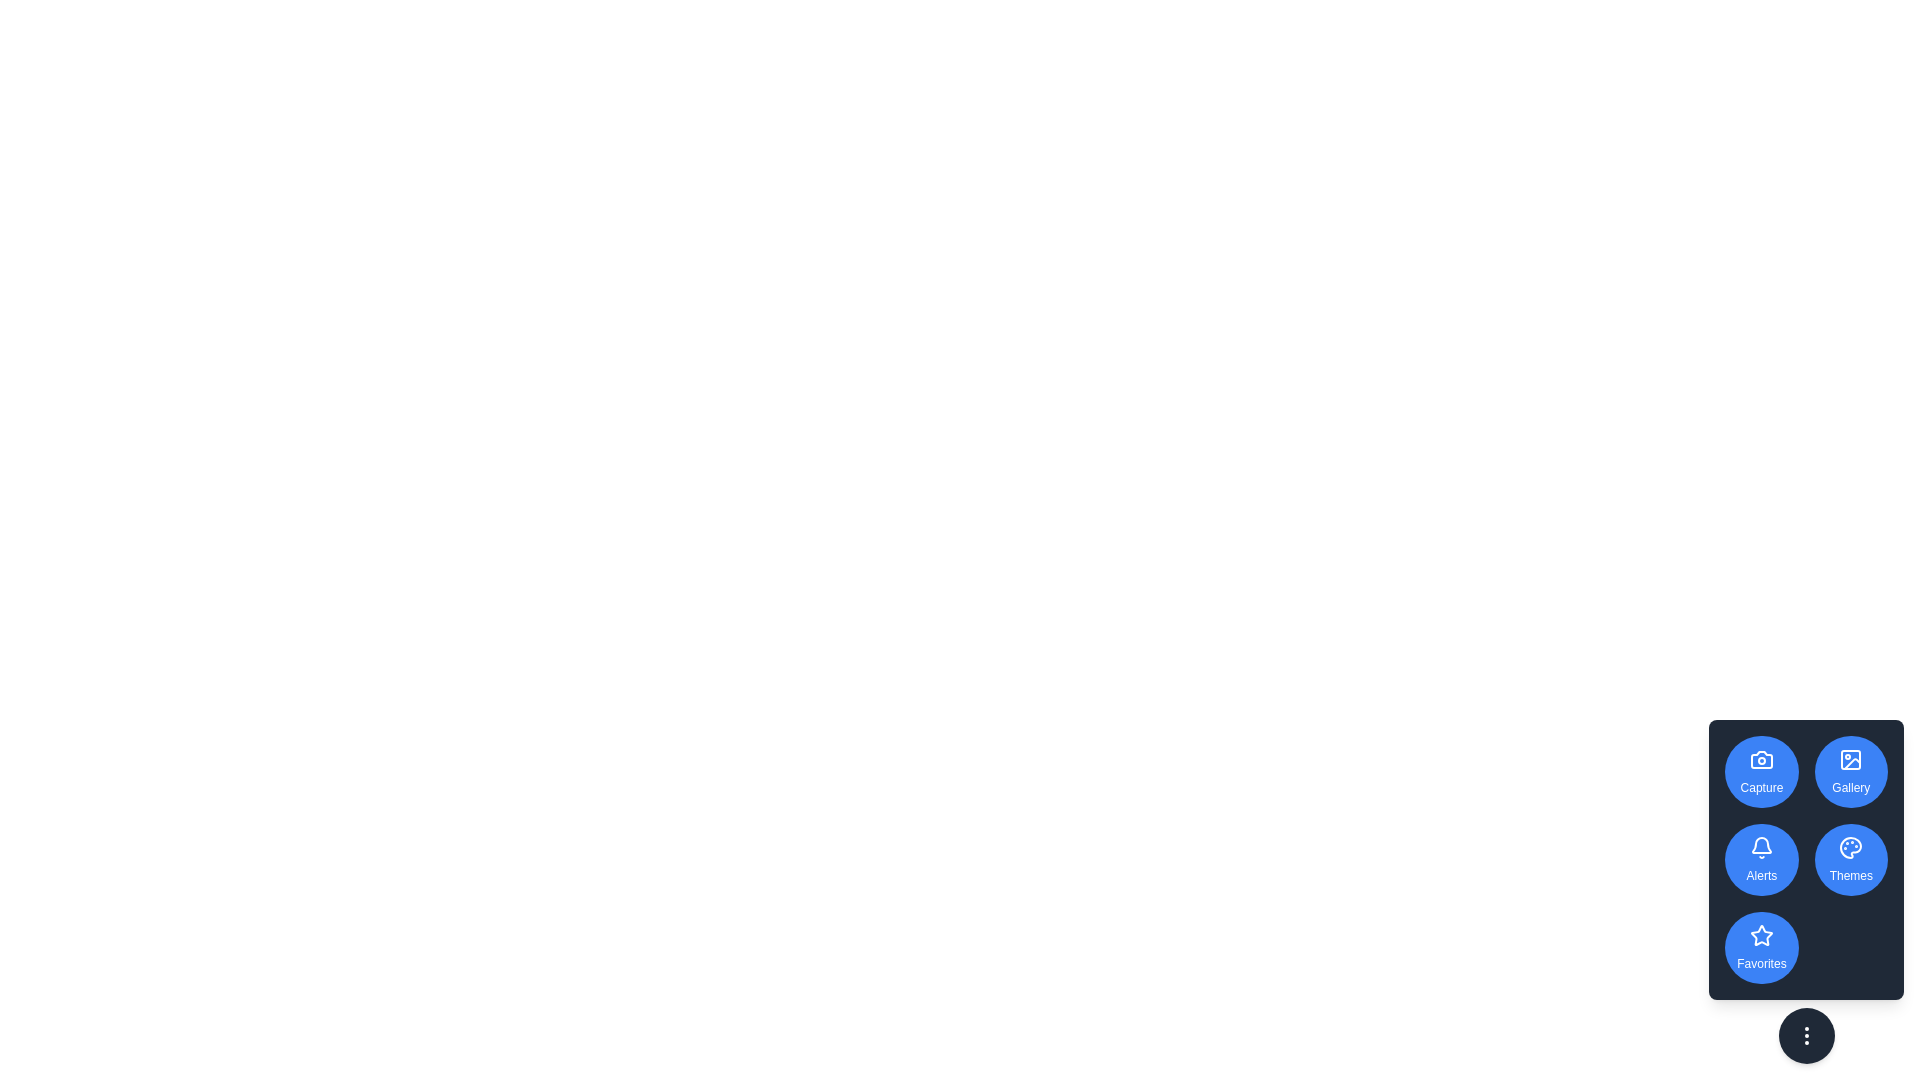 The width and height of the screenshot is (1920, 1080). I want to click on the 'Gallery' button to open the gallery, so click(1850, 770).